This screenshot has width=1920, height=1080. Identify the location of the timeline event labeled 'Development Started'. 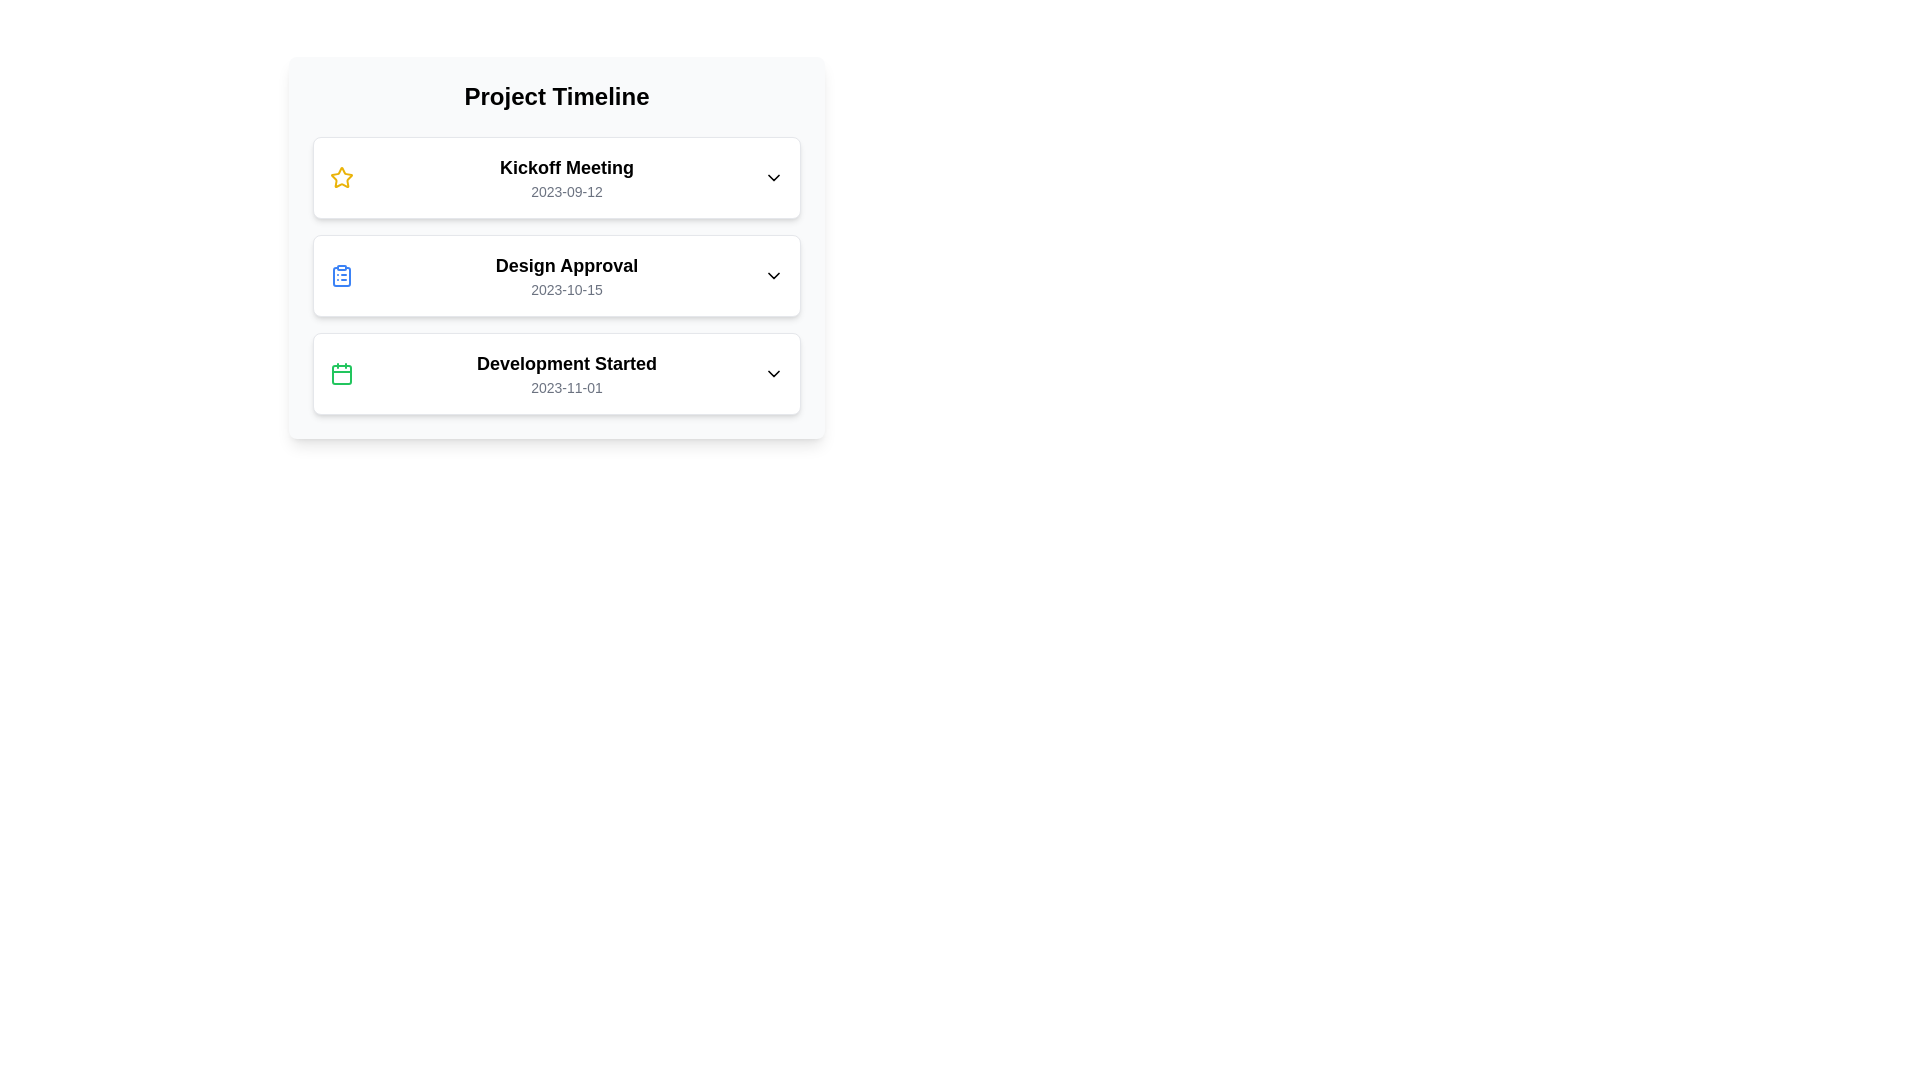
(556, 374).